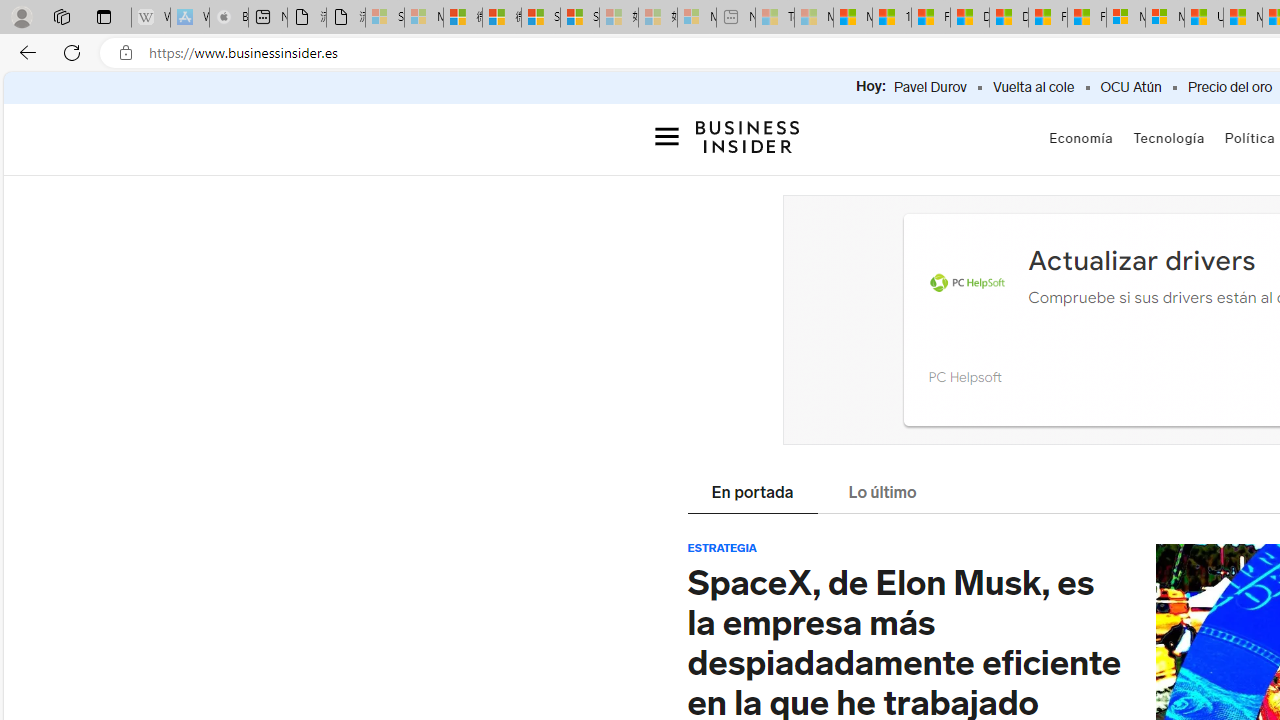  I want to click on 'Logo BusinessInsider.es', so click(747, 141).